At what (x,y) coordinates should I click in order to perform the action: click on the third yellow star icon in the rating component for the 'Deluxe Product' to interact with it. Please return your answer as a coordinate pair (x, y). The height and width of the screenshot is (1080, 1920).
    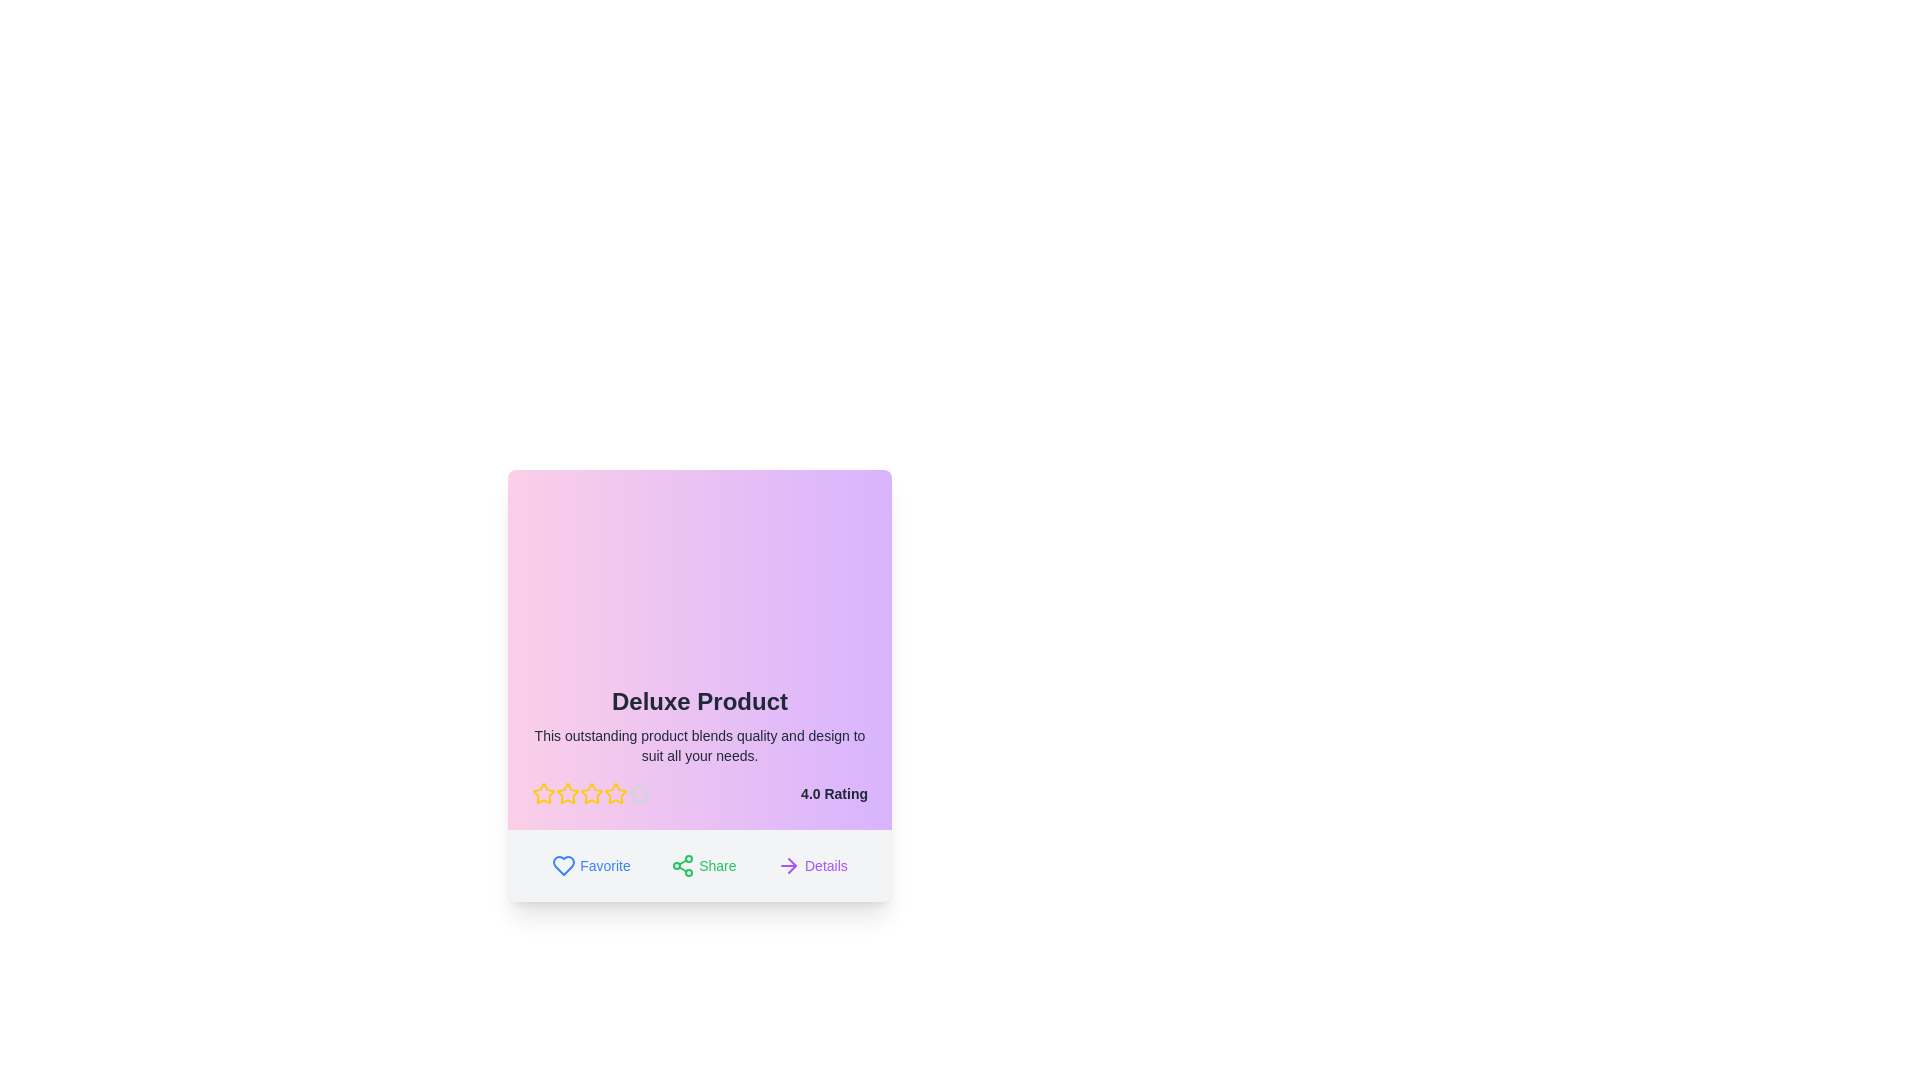
    Looking at the image, I should click on (590, 793).